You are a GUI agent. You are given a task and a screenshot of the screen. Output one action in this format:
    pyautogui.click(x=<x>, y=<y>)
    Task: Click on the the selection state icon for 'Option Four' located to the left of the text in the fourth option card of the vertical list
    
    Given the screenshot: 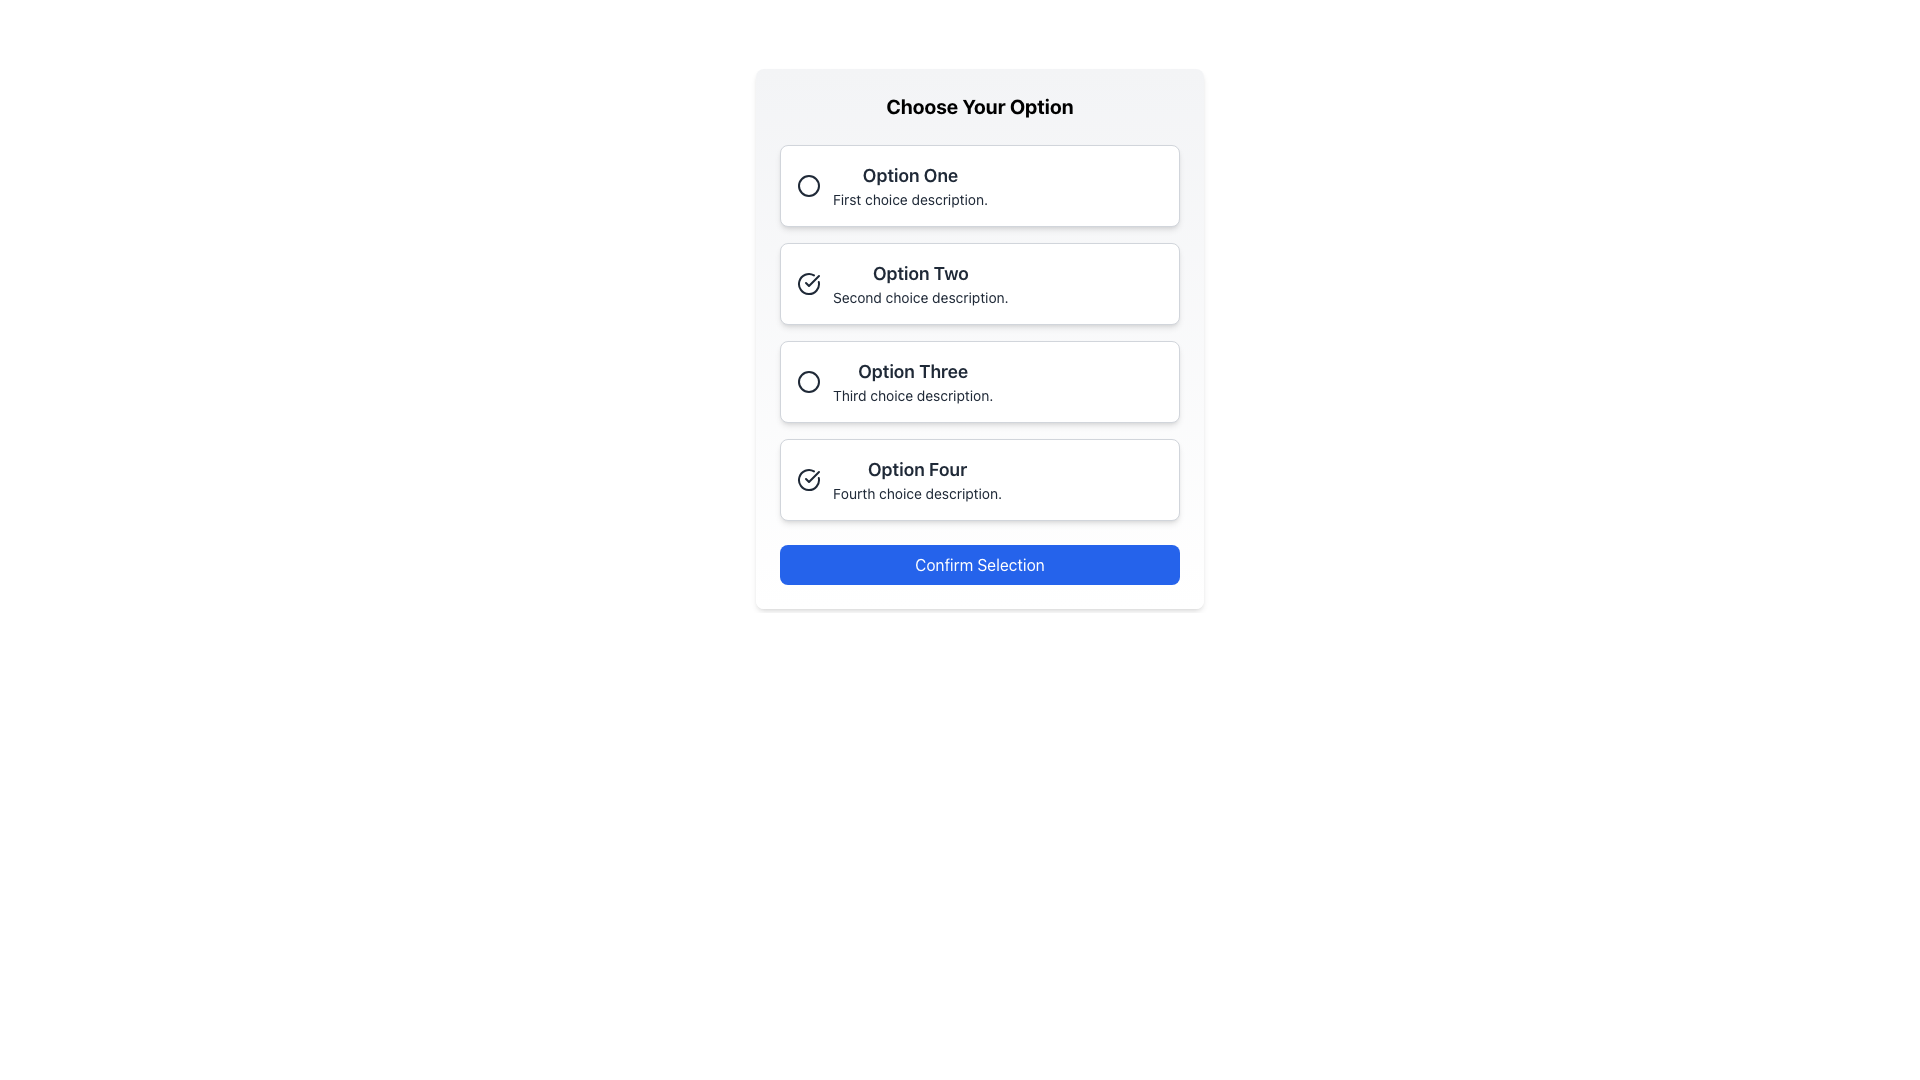 What is the action you would take?
    pyautogui.click(x=809, y=479)
    